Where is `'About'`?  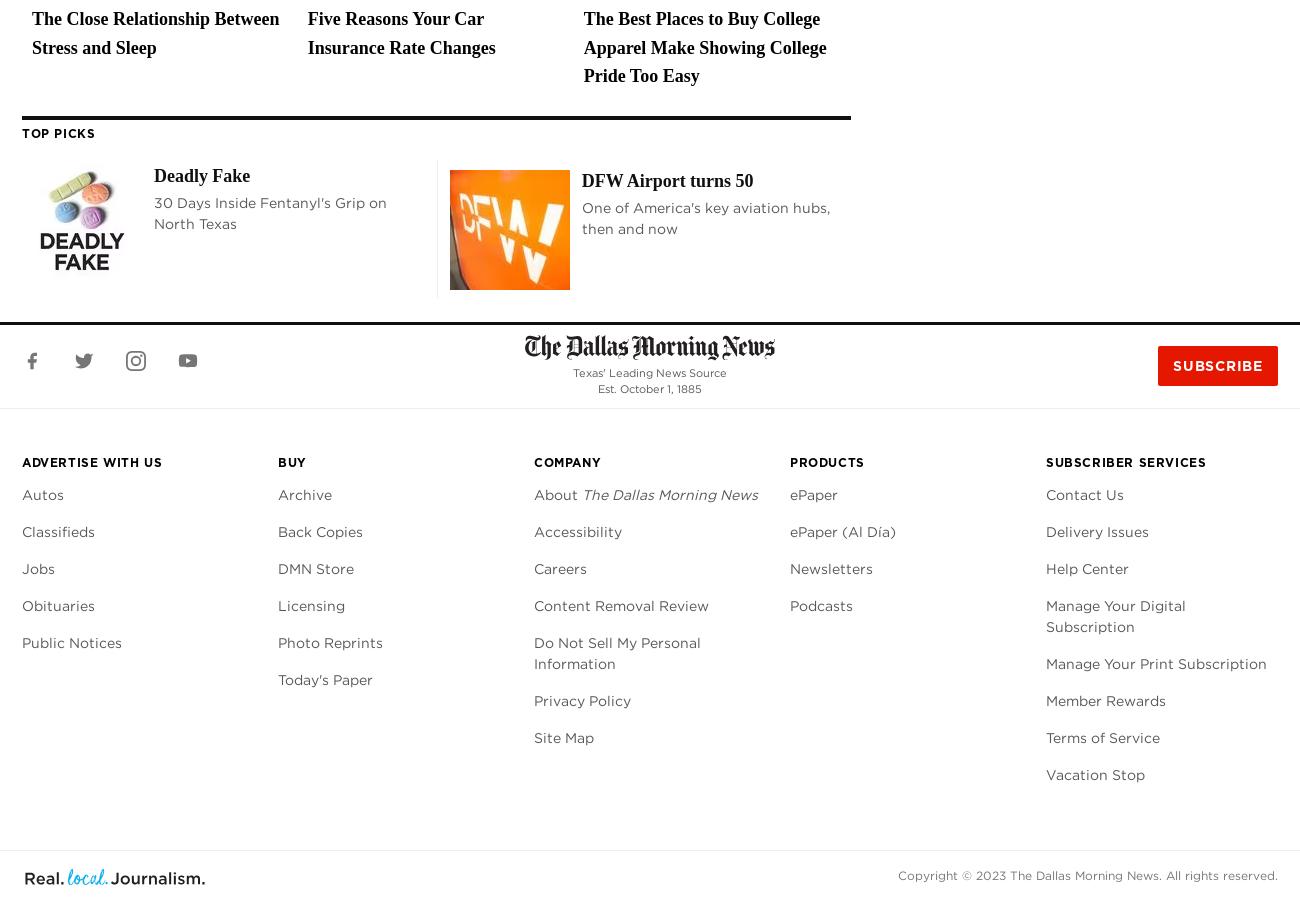 'About' is located at coordinates (556, 494).